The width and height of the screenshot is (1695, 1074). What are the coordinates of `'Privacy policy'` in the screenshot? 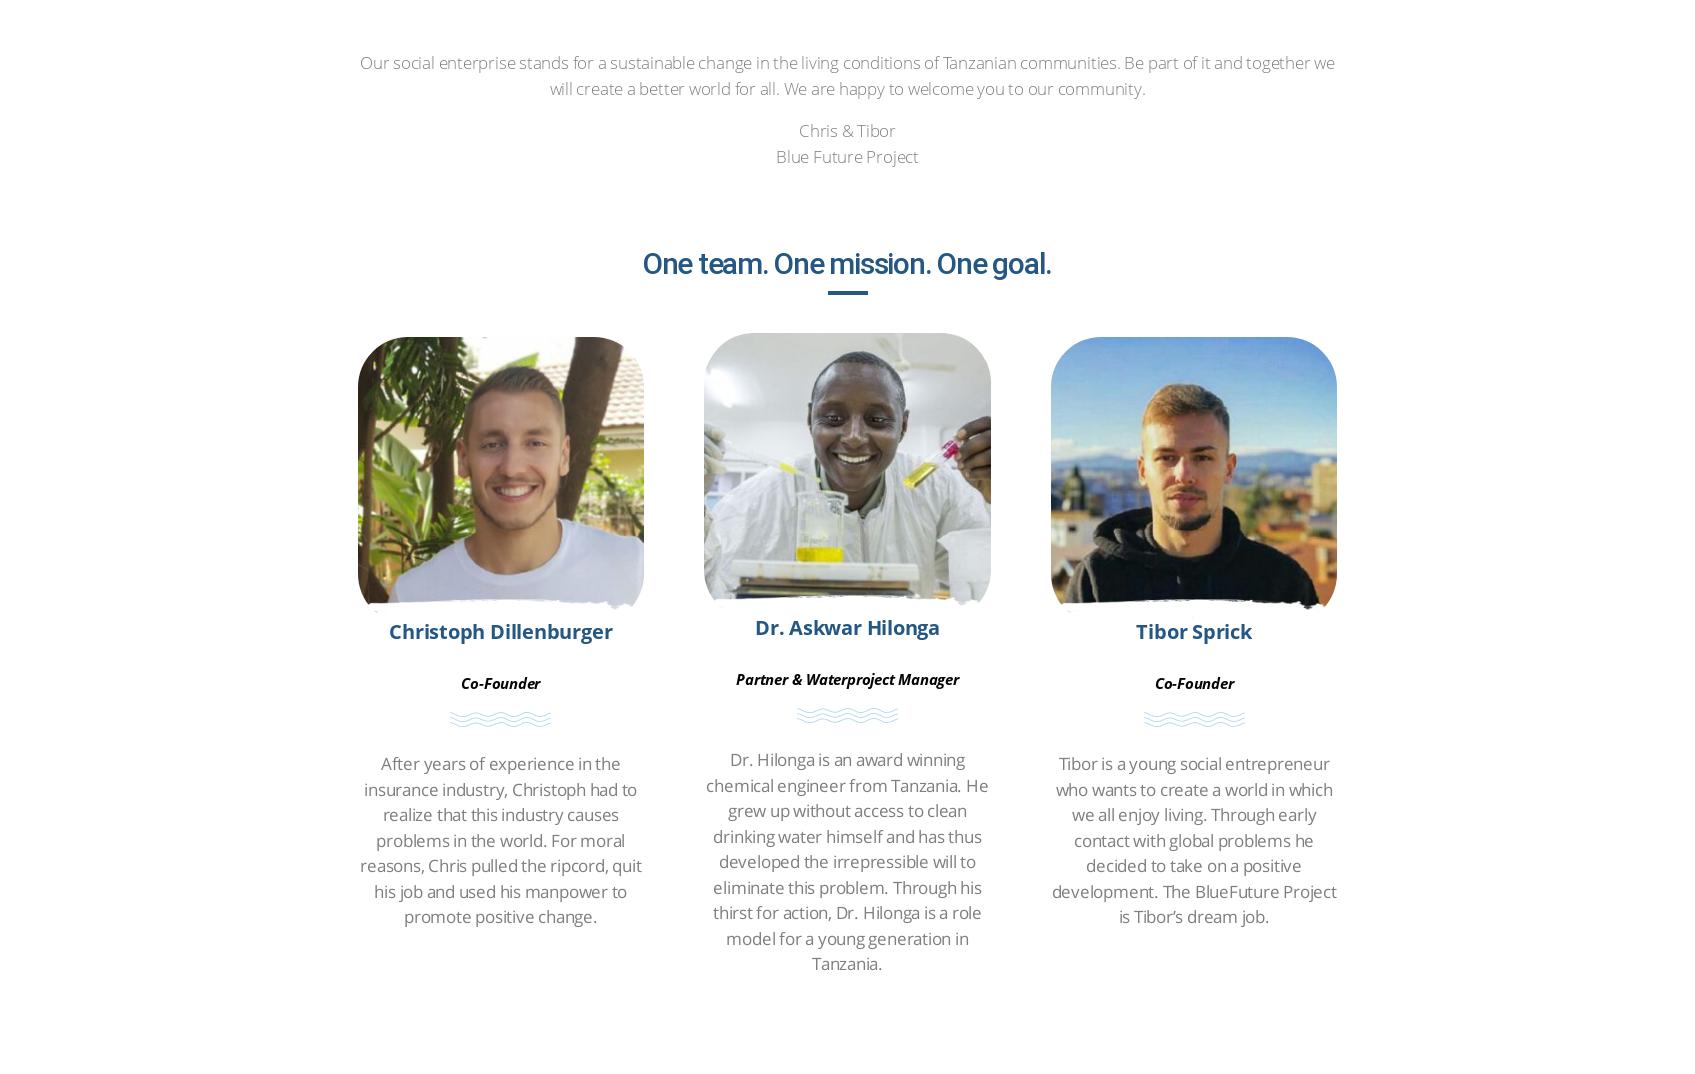 It's located at (673, 664).